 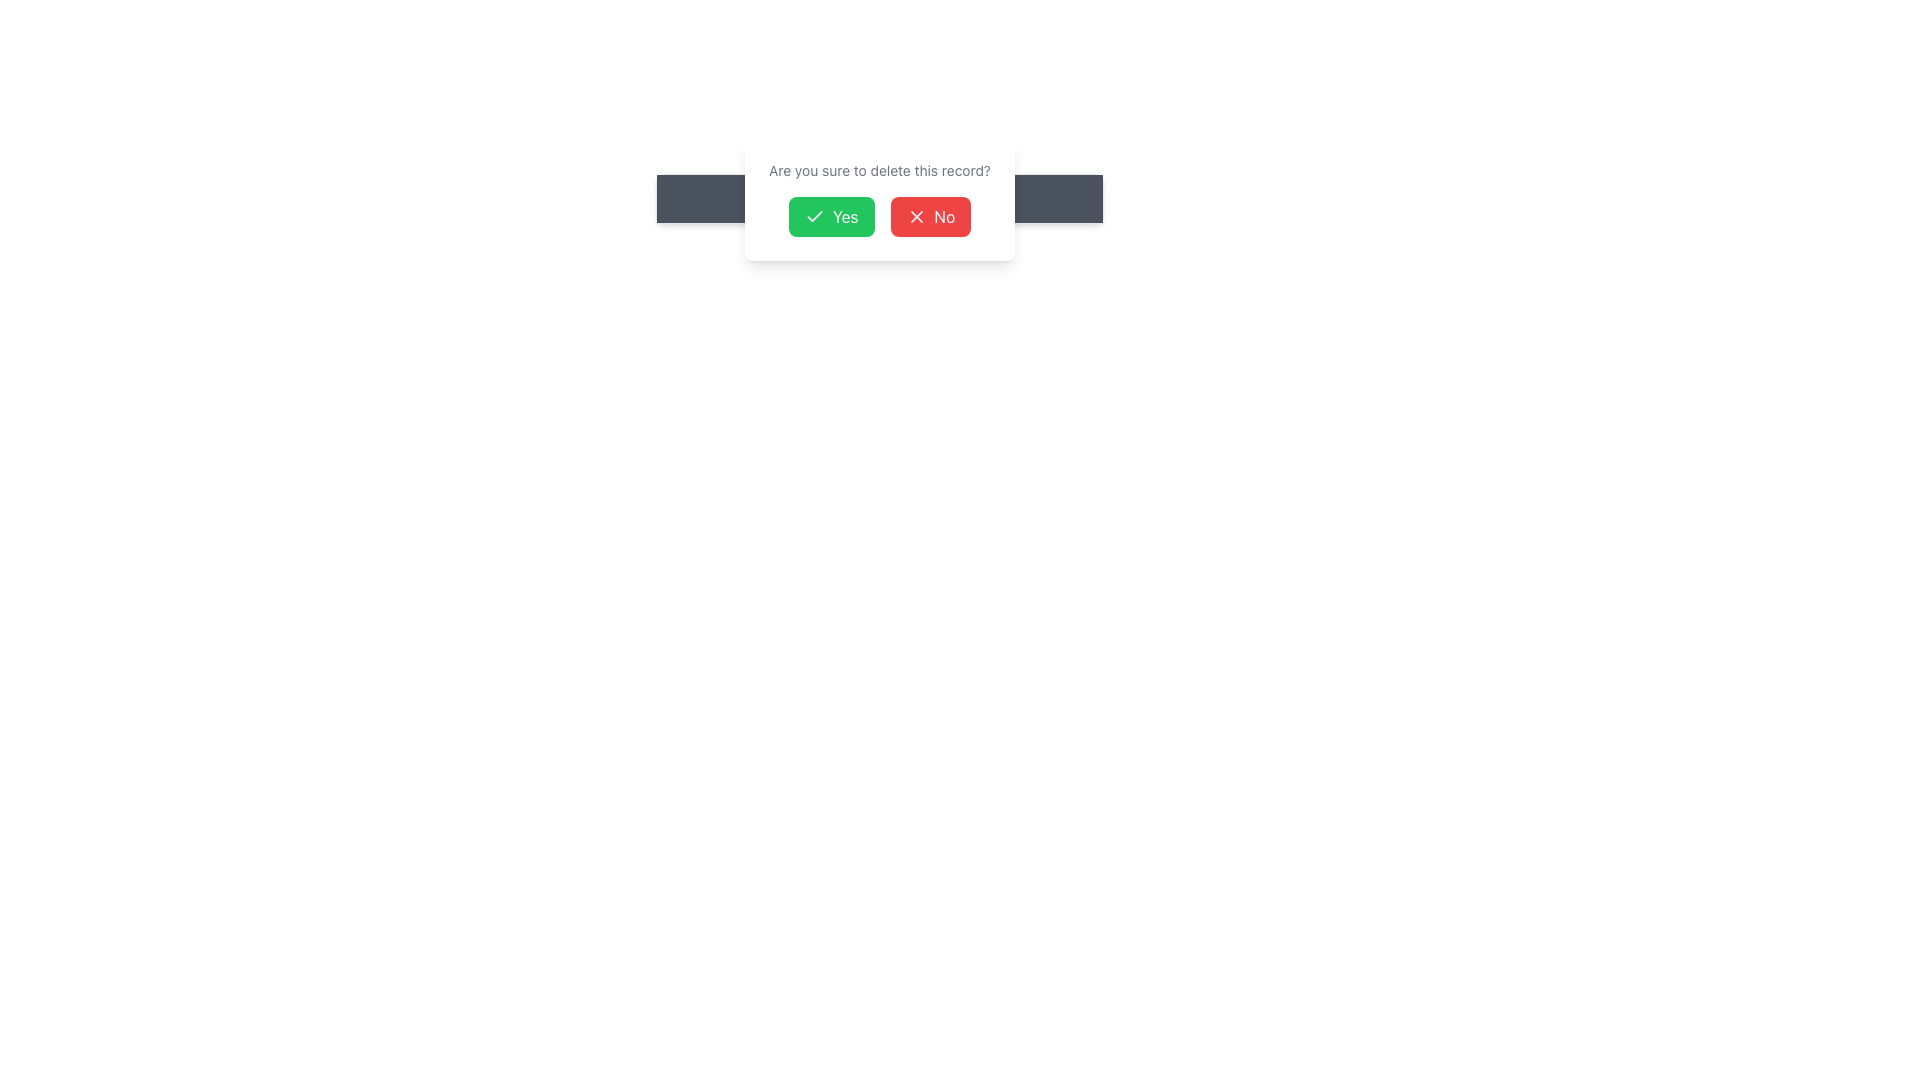 What do you see at coordinates (831, 216) in the screenshot?
I see `the green button with a white checkmark icon and the word 'Yes'` at bounding box center [831, 216].